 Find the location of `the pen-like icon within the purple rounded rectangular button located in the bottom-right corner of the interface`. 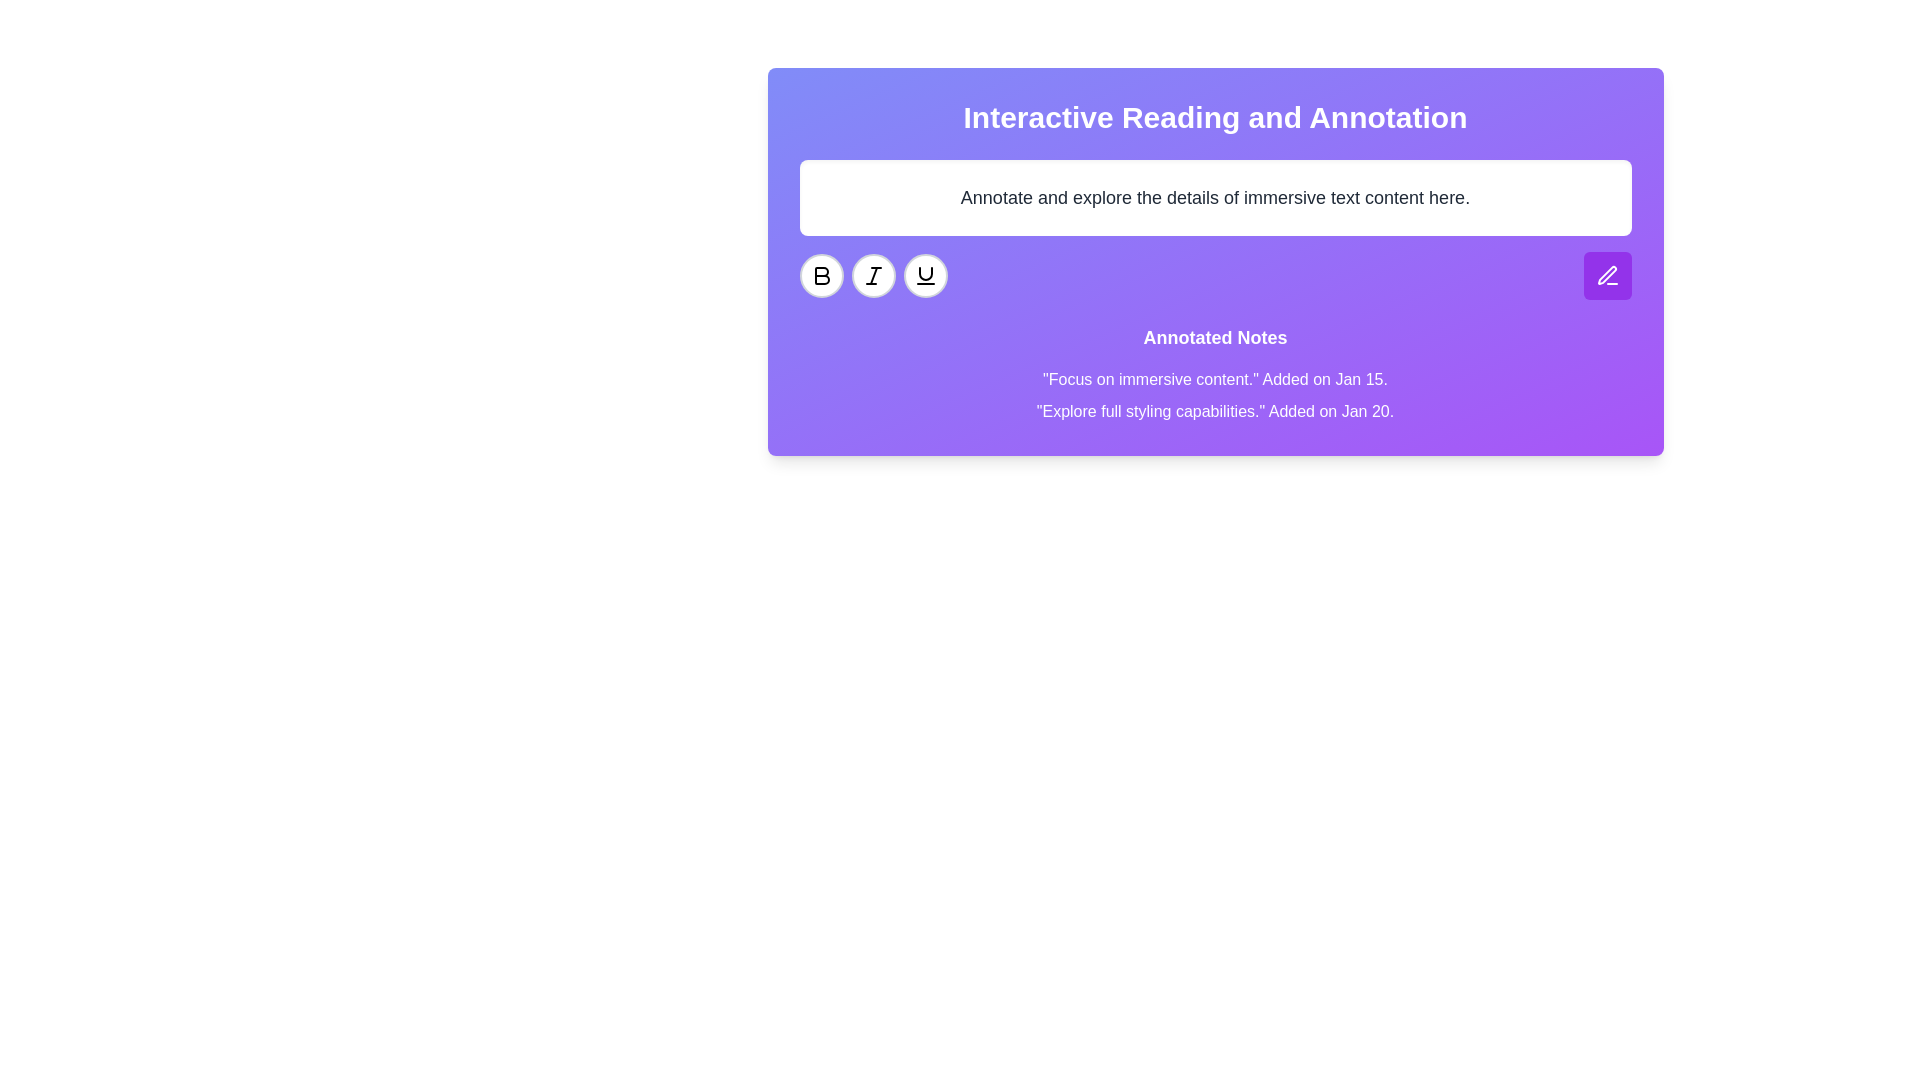

the pen-like icon within the purple rounded rectangular button located in the bottom-right corner of the interface is located at coordinates (1607, 276).